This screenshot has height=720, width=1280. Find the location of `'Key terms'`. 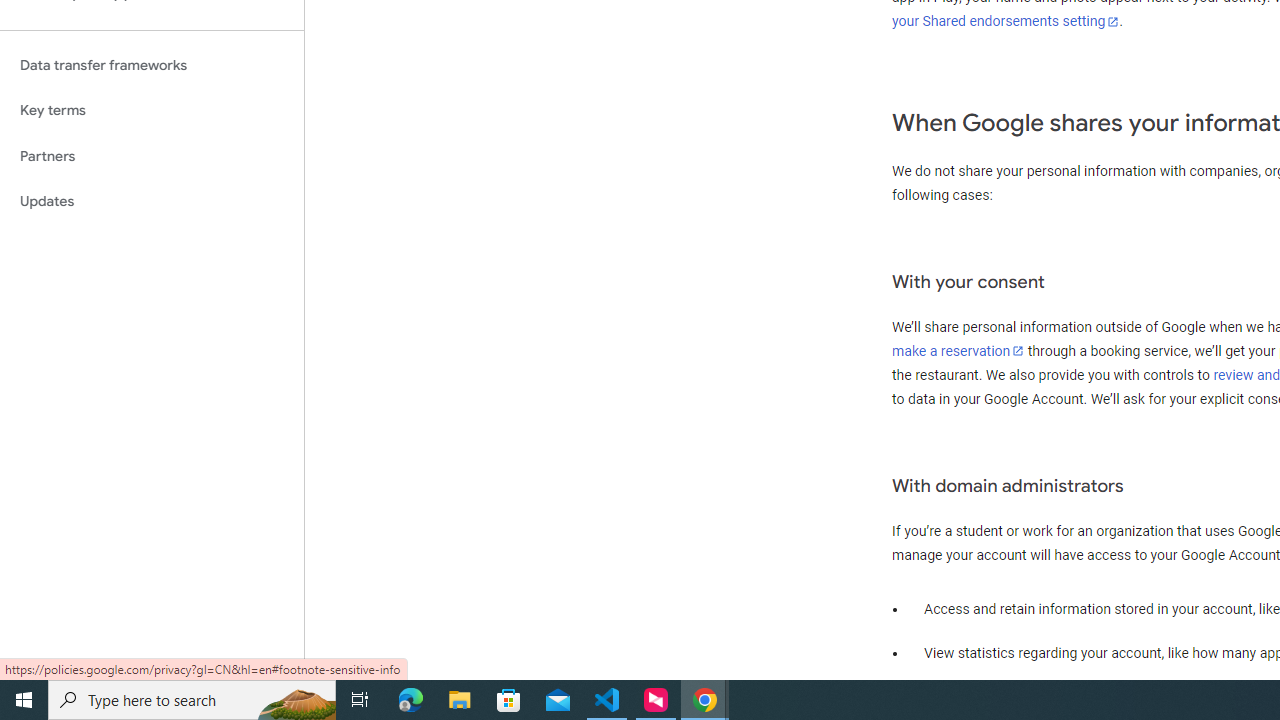

'Key terms' is located at coordinates (151, 110).